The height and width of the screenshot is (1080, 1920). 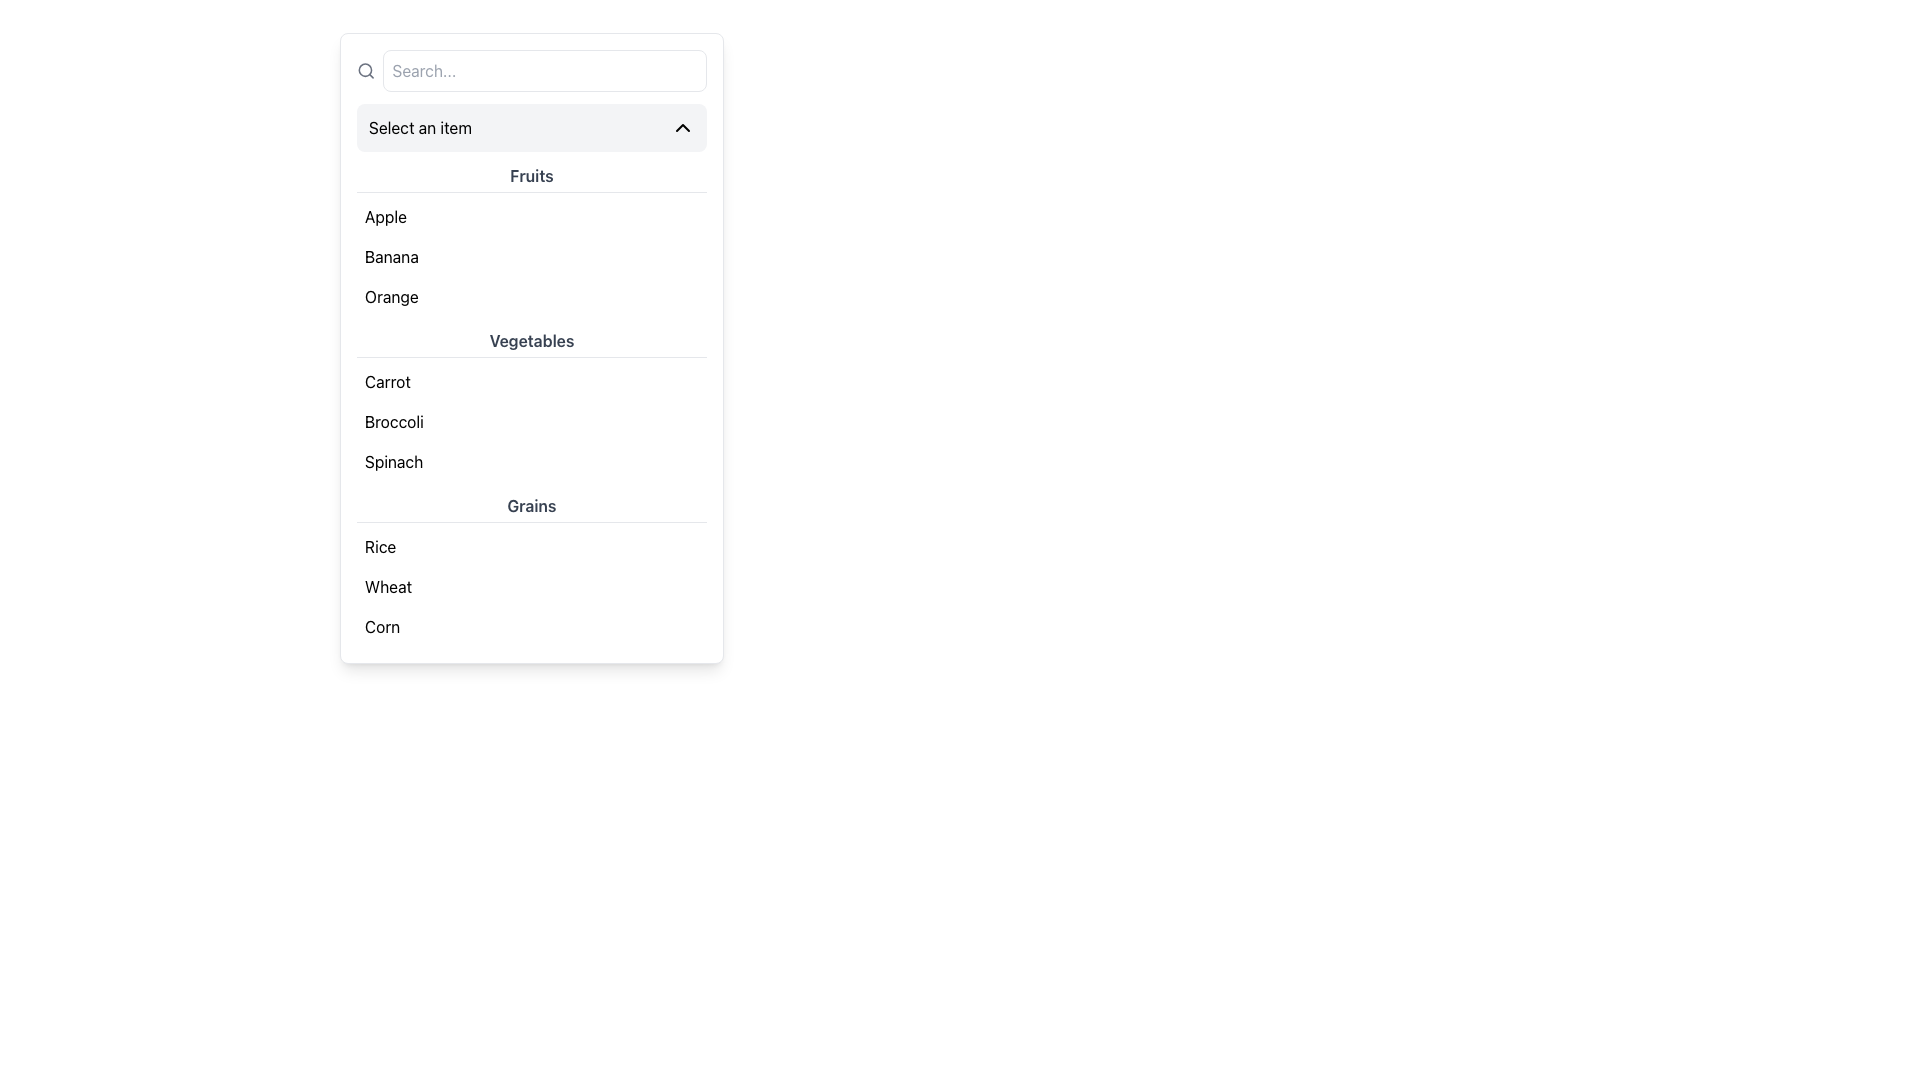 What do you see at coordinates (394, 420) in the screenshot?
I see `the selectable menu item labeled 'Broccoli'` at bounding box center [394, 420].